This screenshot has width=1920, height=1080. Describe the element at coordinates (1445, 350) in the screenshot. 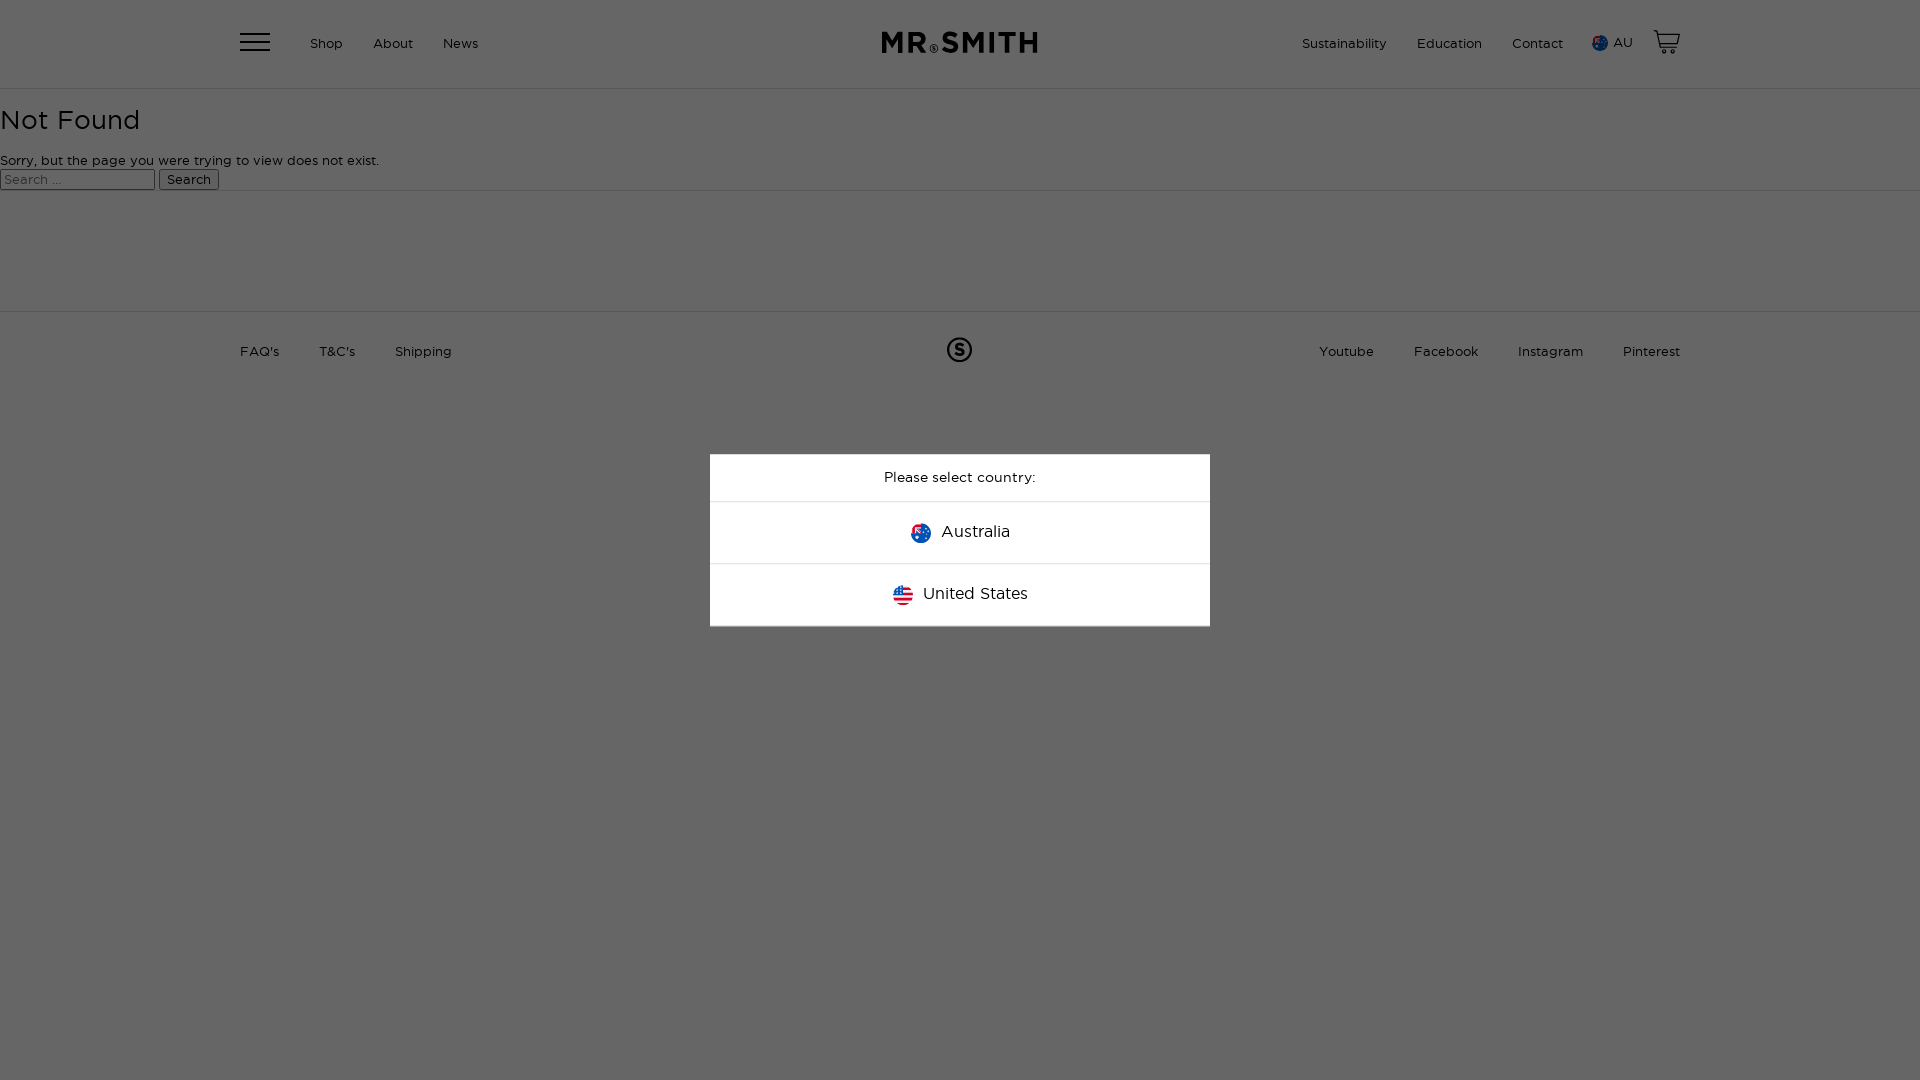

I see `'Facebook'` at that location.